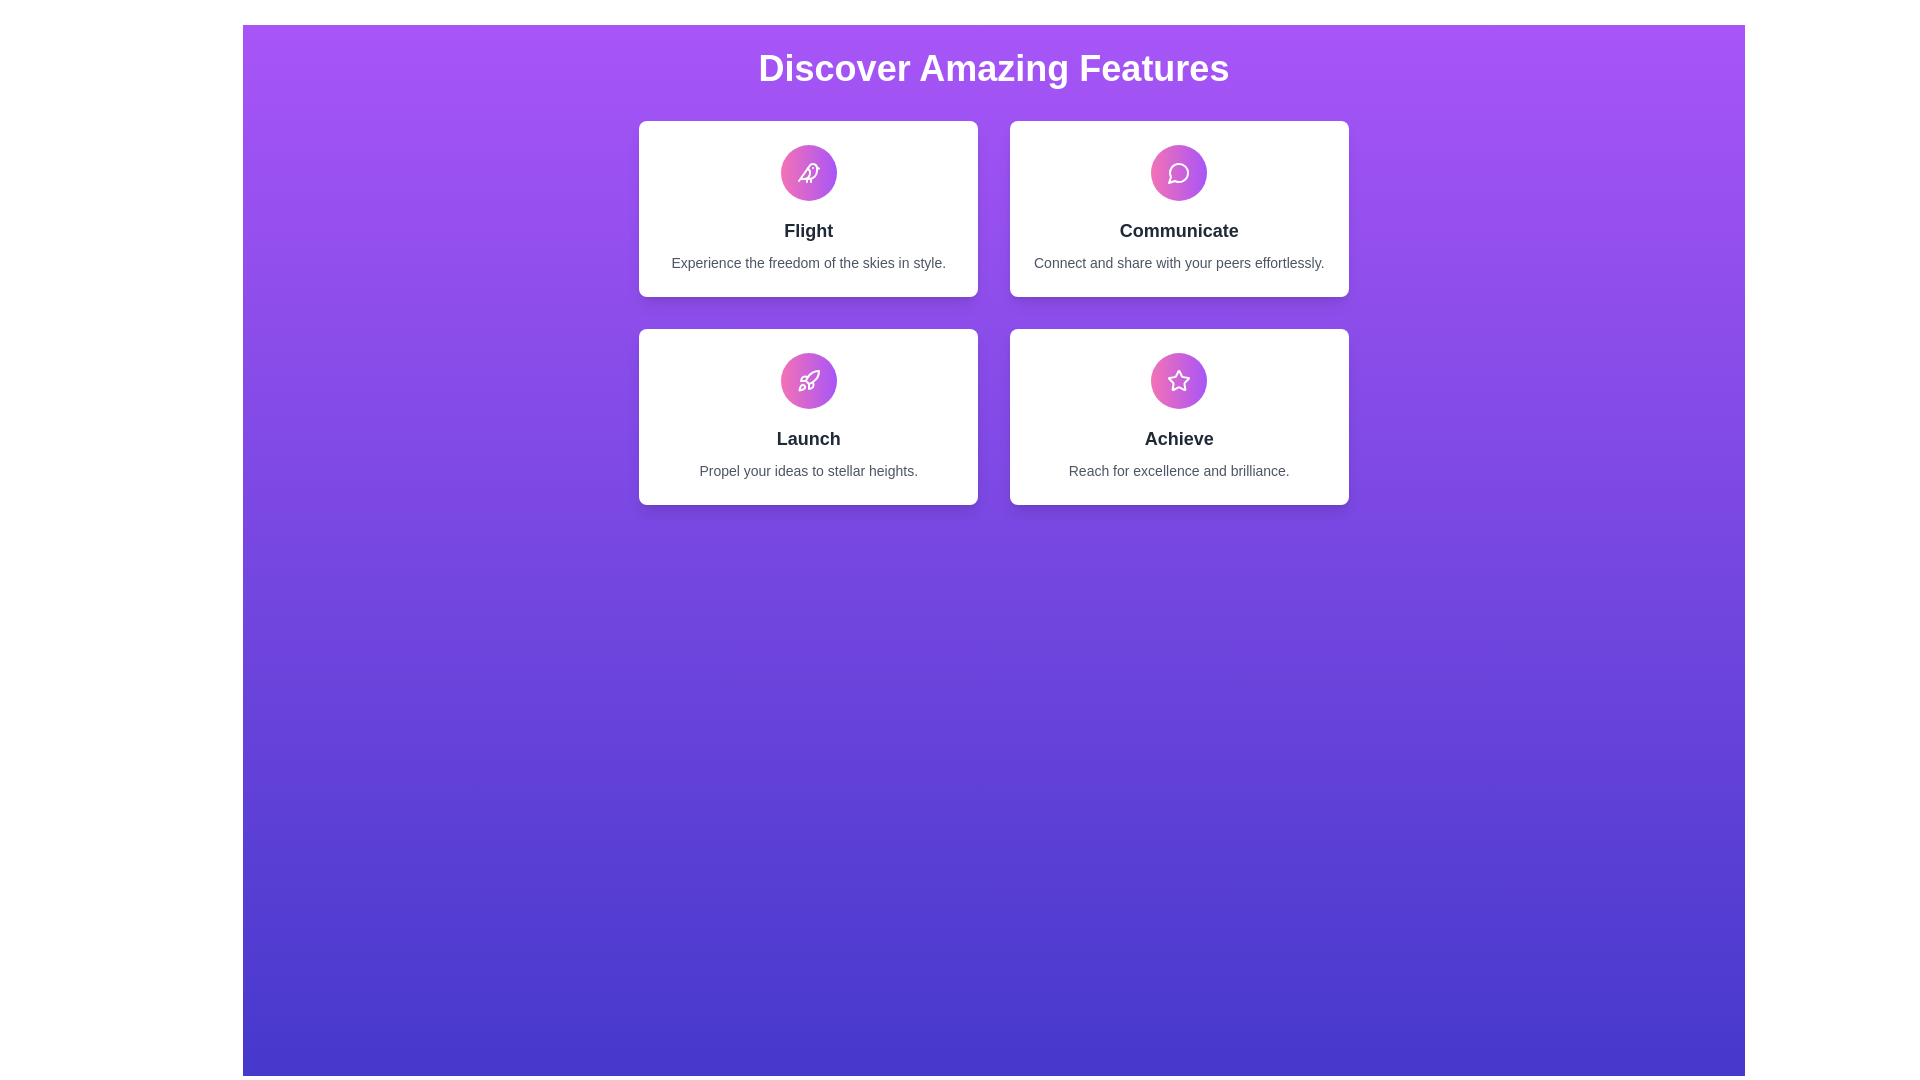 This screenshot has height=1080, width=1920. Describe the element at coordinates (808, 230) in the screenshot. I see `the text label that serves as a heading or title for the top-left card in a 2x2 grid, located below a circular pink and purple icon and above descriptive text` at that location.